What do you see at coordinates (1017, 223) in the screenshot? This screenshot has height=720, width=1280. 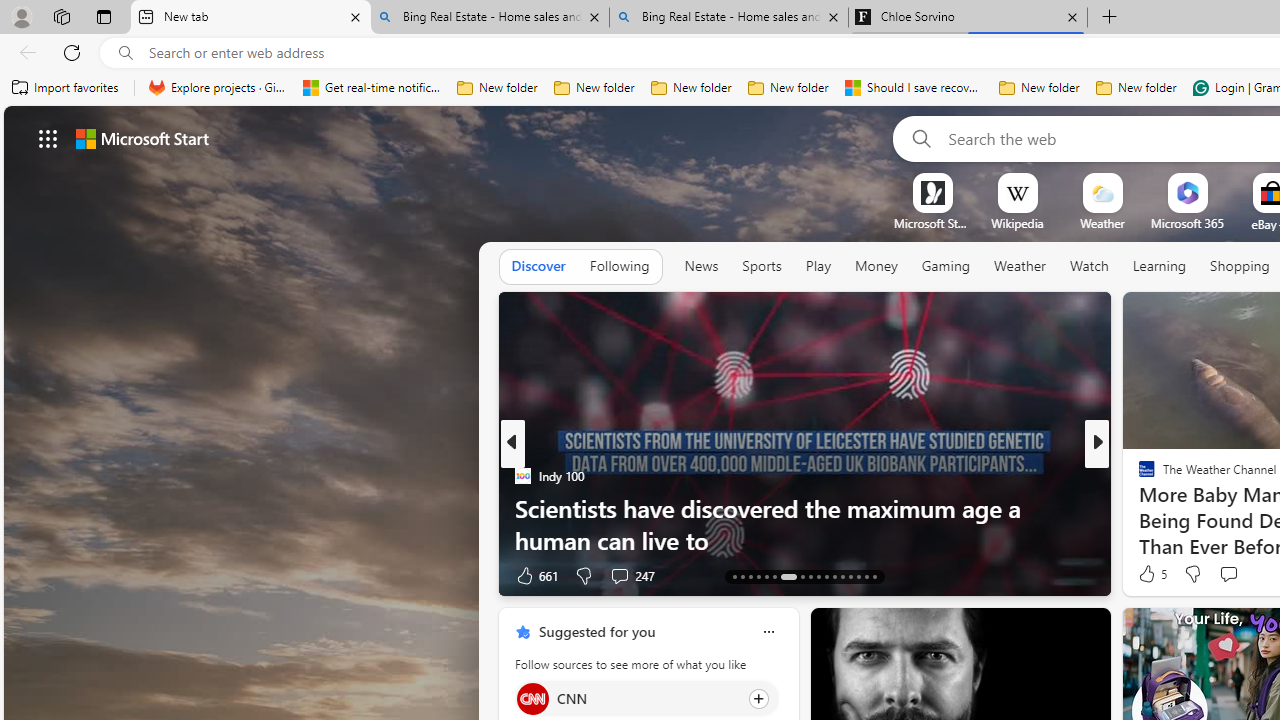 I see `'Wikipedia'` at bounding box center [1017, 223].